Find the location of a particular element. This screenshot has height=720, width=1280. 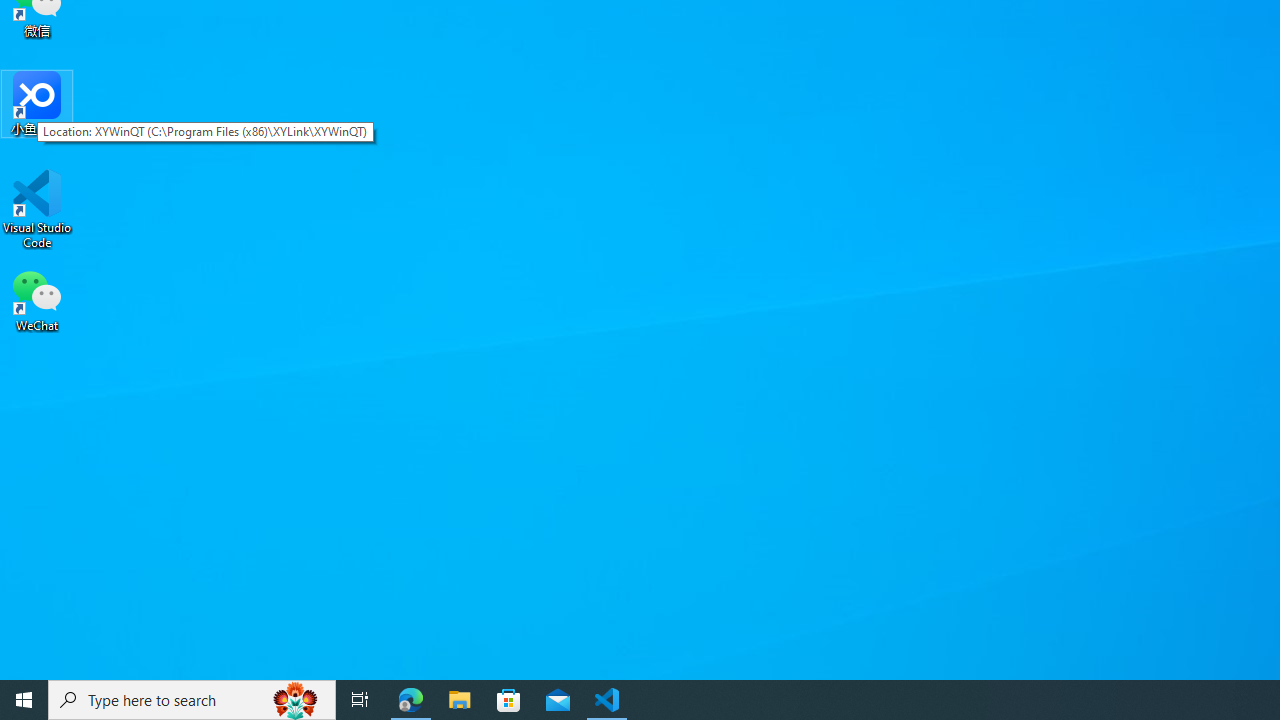

'Visual Studio Code - 1 running window' is located at coordinates (606, 698).